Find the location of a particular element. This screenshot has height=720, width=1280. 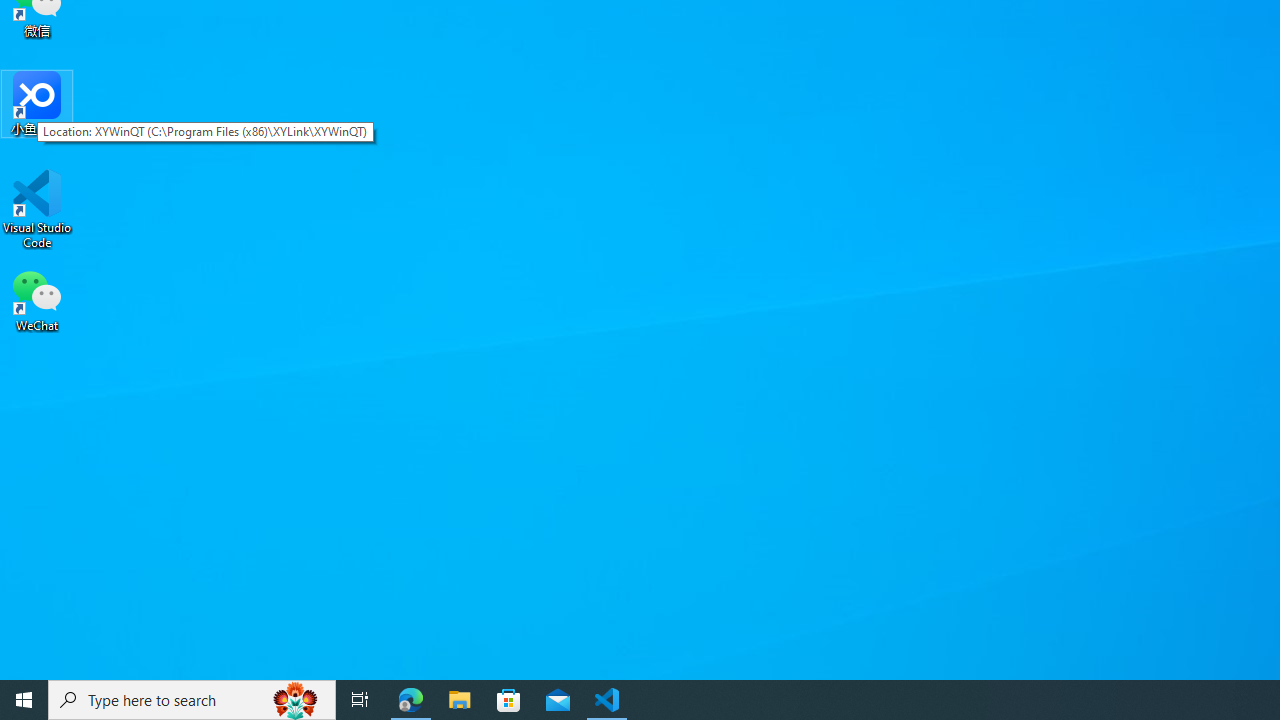

'Visual Studio Code - 1 running window' is located at coordinates (606, 698).